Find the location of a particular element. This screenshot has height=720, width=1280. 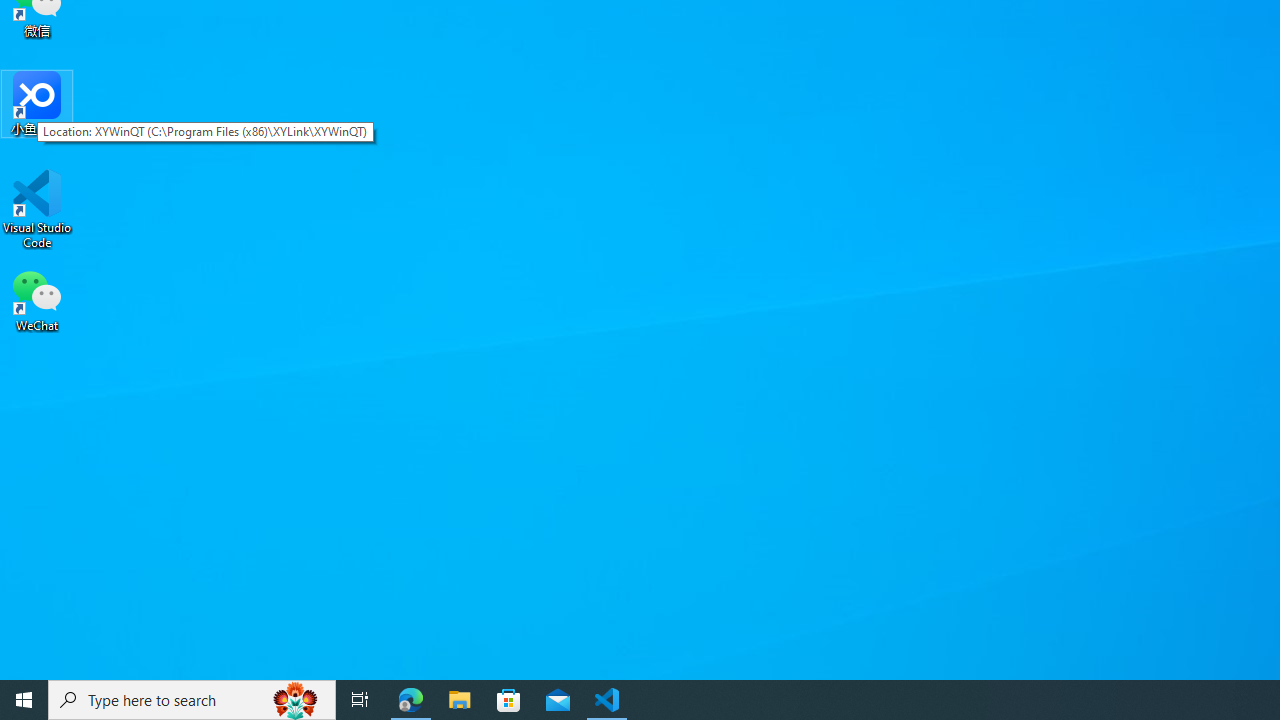

'Visual Studio Code - 1 running window' is located at coordinates (606, 698).